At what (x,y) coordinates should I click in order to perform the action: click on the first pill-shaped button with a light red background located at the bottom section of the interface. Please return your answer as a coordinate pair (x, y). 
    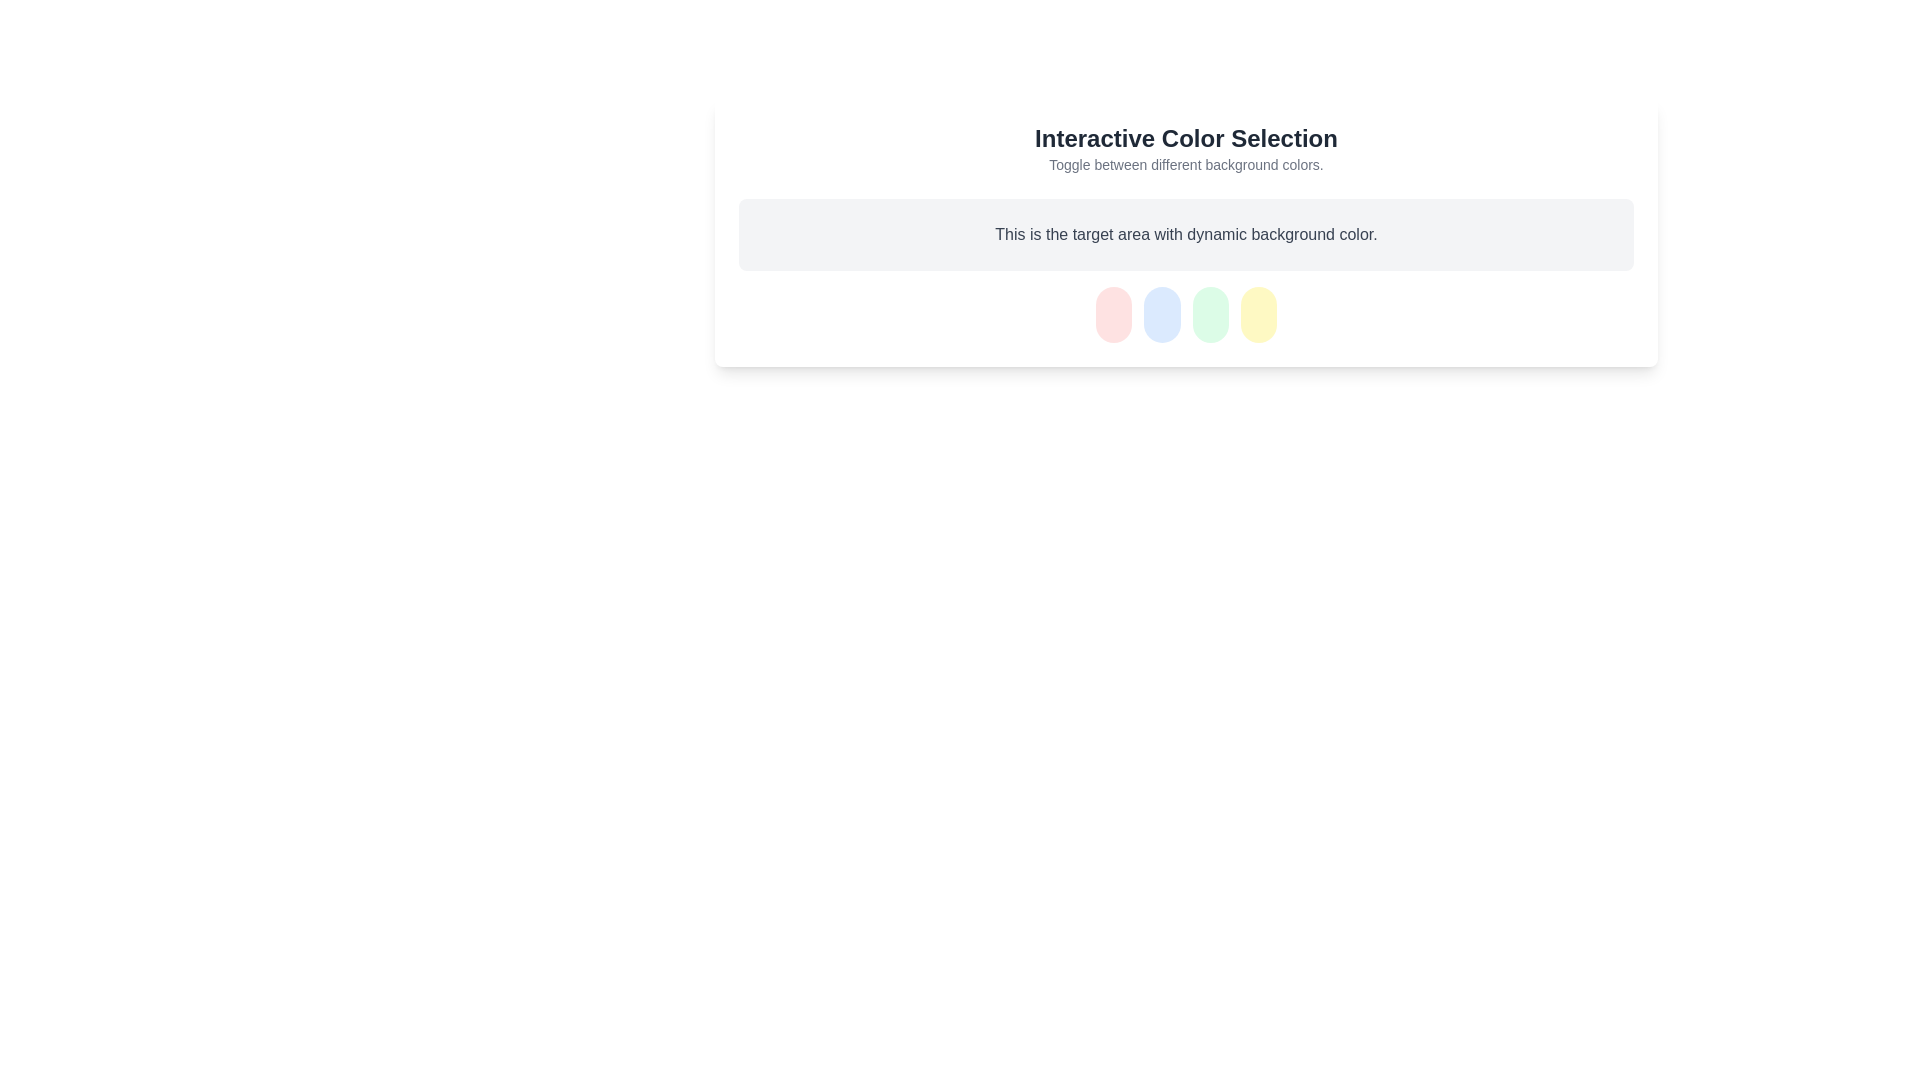
    Looking at the image, I should click on (1112, 315).